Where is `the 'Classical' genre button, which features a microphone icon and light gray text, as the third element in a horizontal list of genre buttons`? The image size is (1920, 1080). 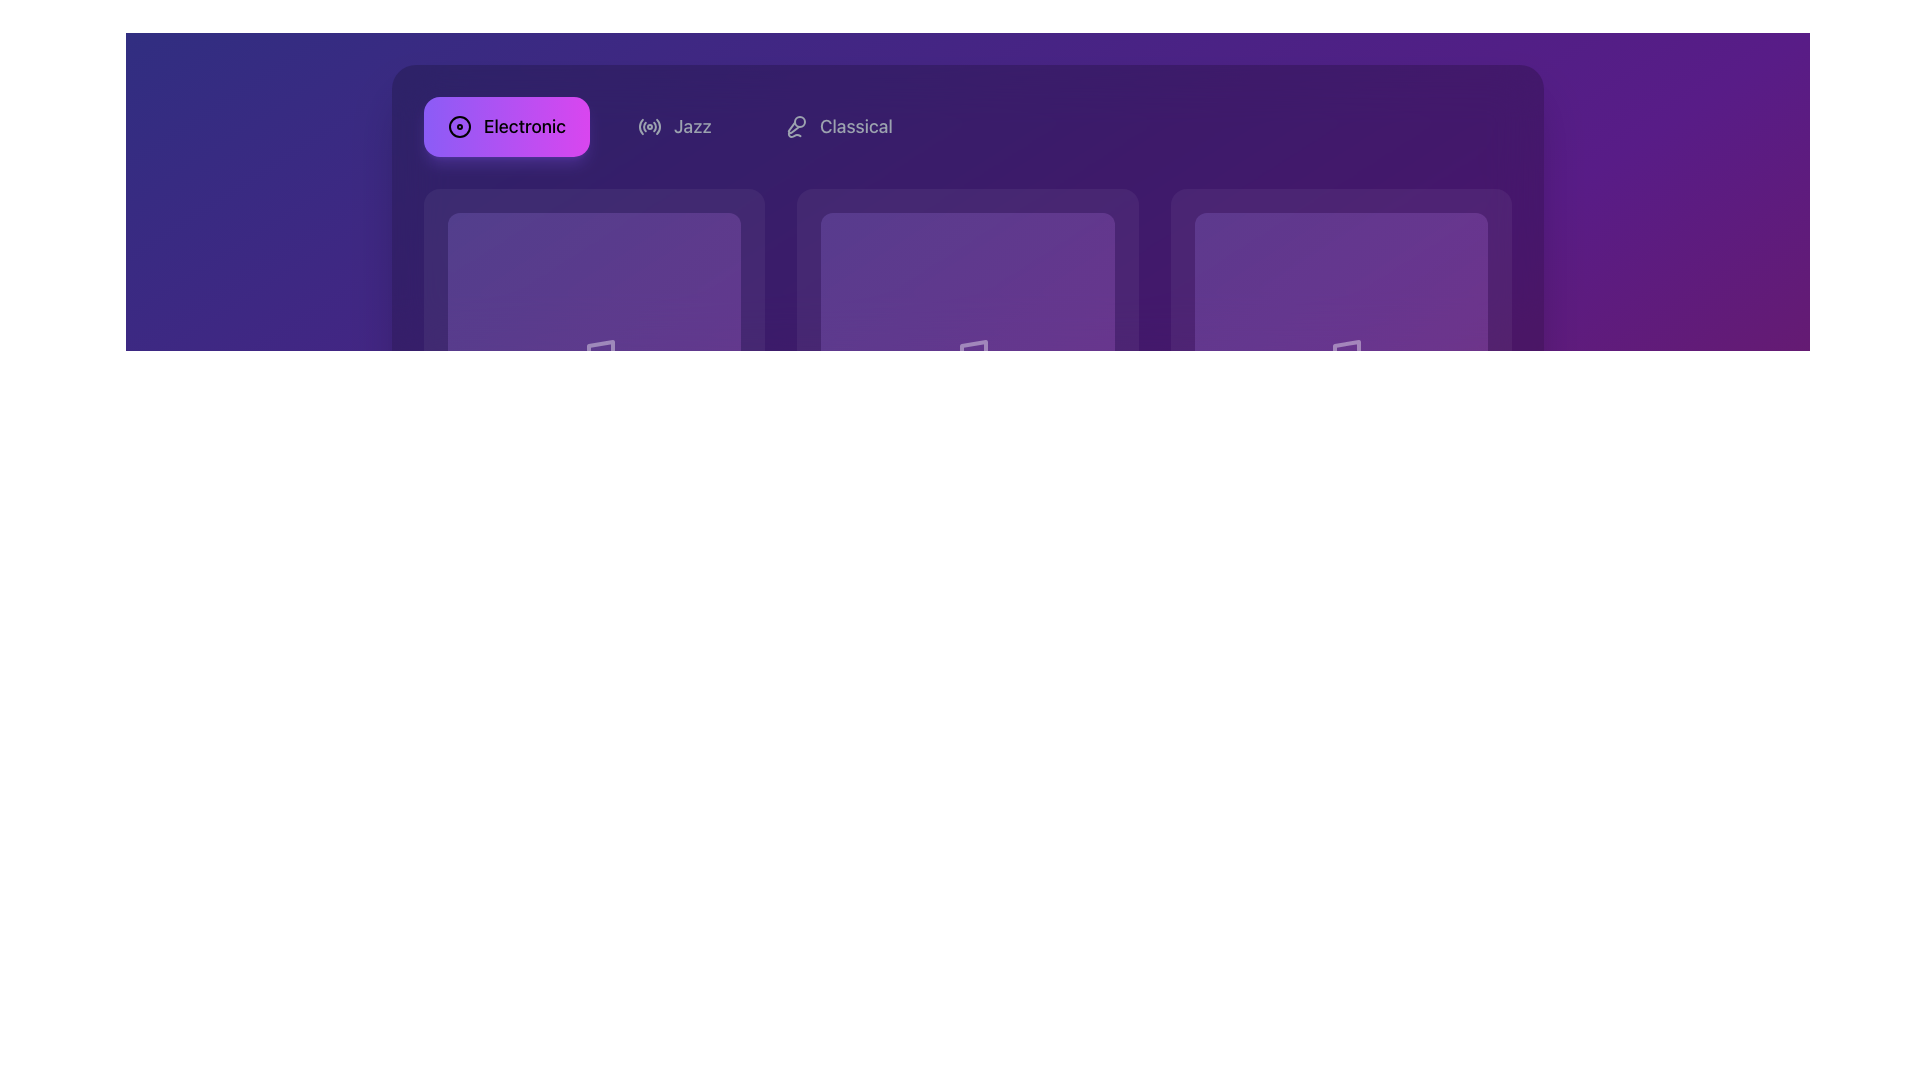
the 'Classical' genre button, which features a microphone icon and light gray text, as the third element in a horizontal list of genre buttons is located at coordinates (838, 127).